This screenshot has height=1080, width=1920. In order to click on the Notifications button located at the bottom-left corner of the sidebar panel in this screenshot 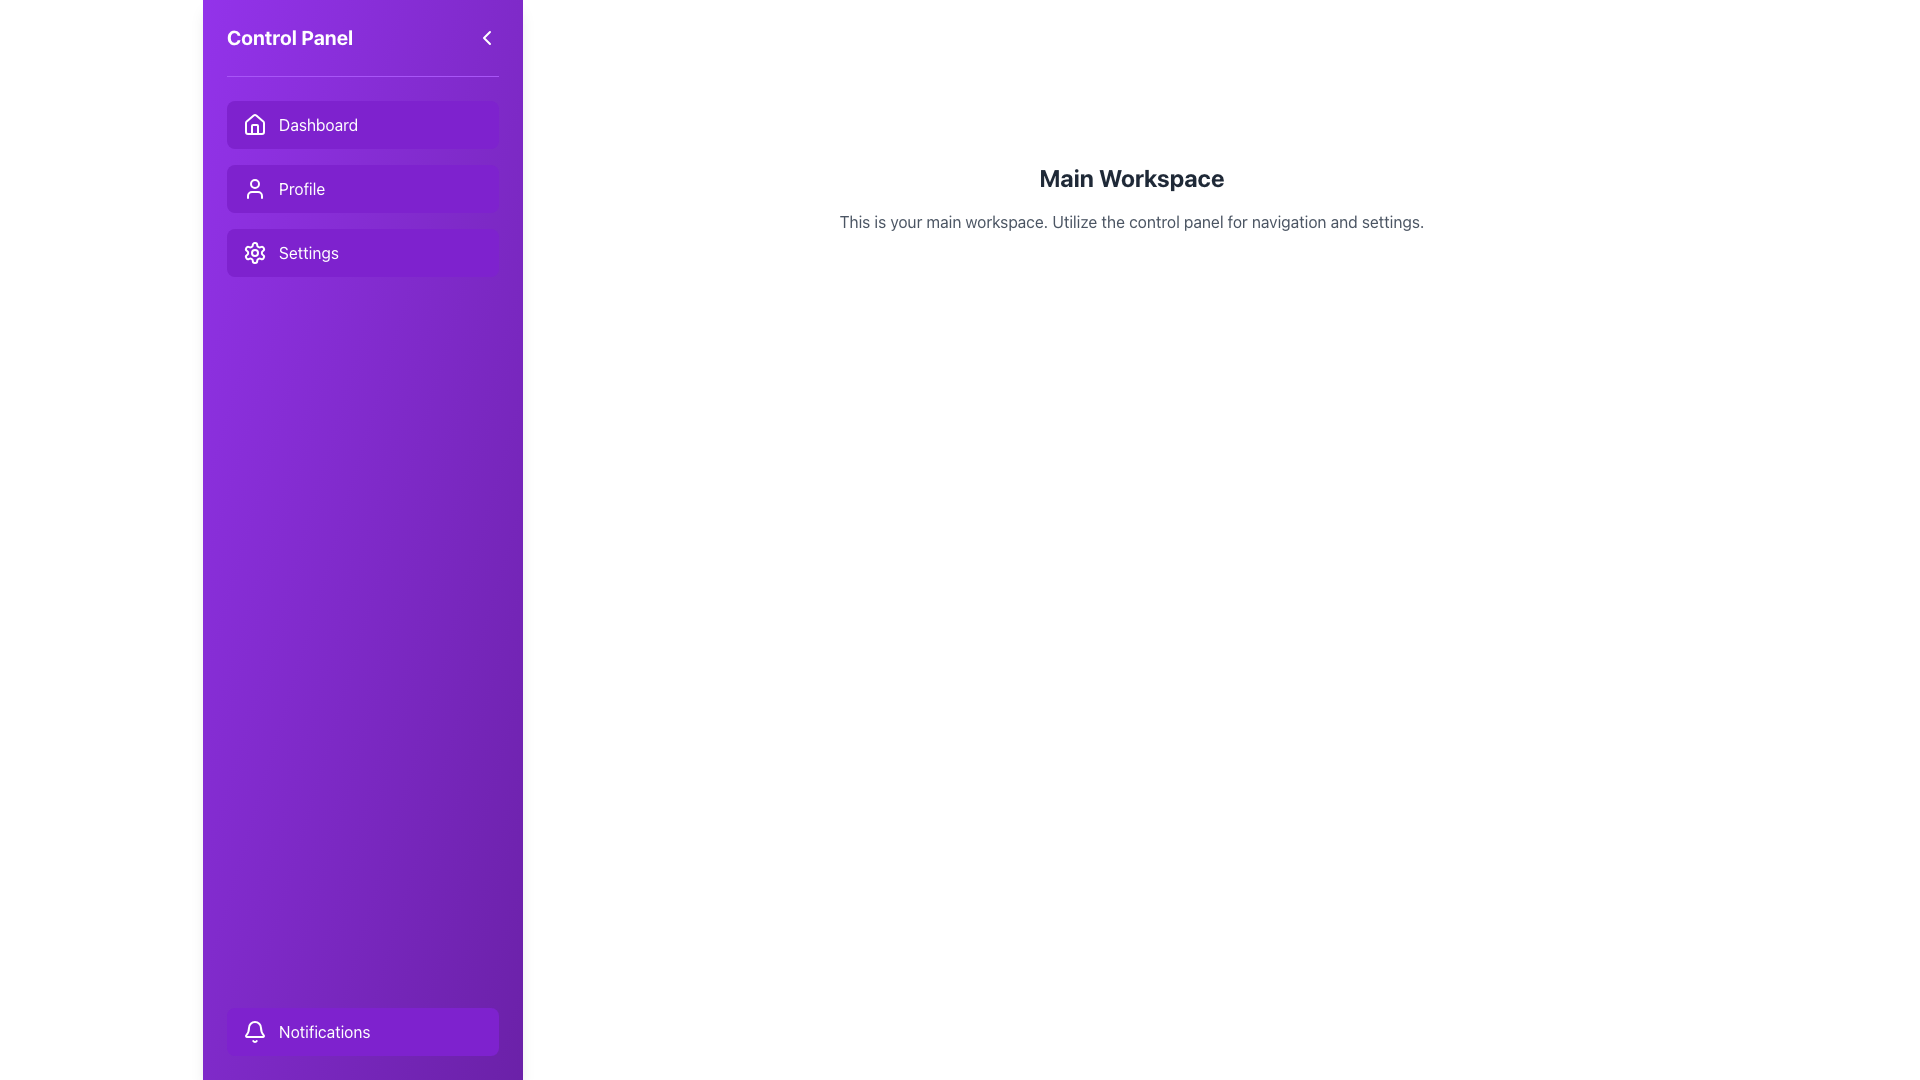, I will do `click(363, 1032)`.